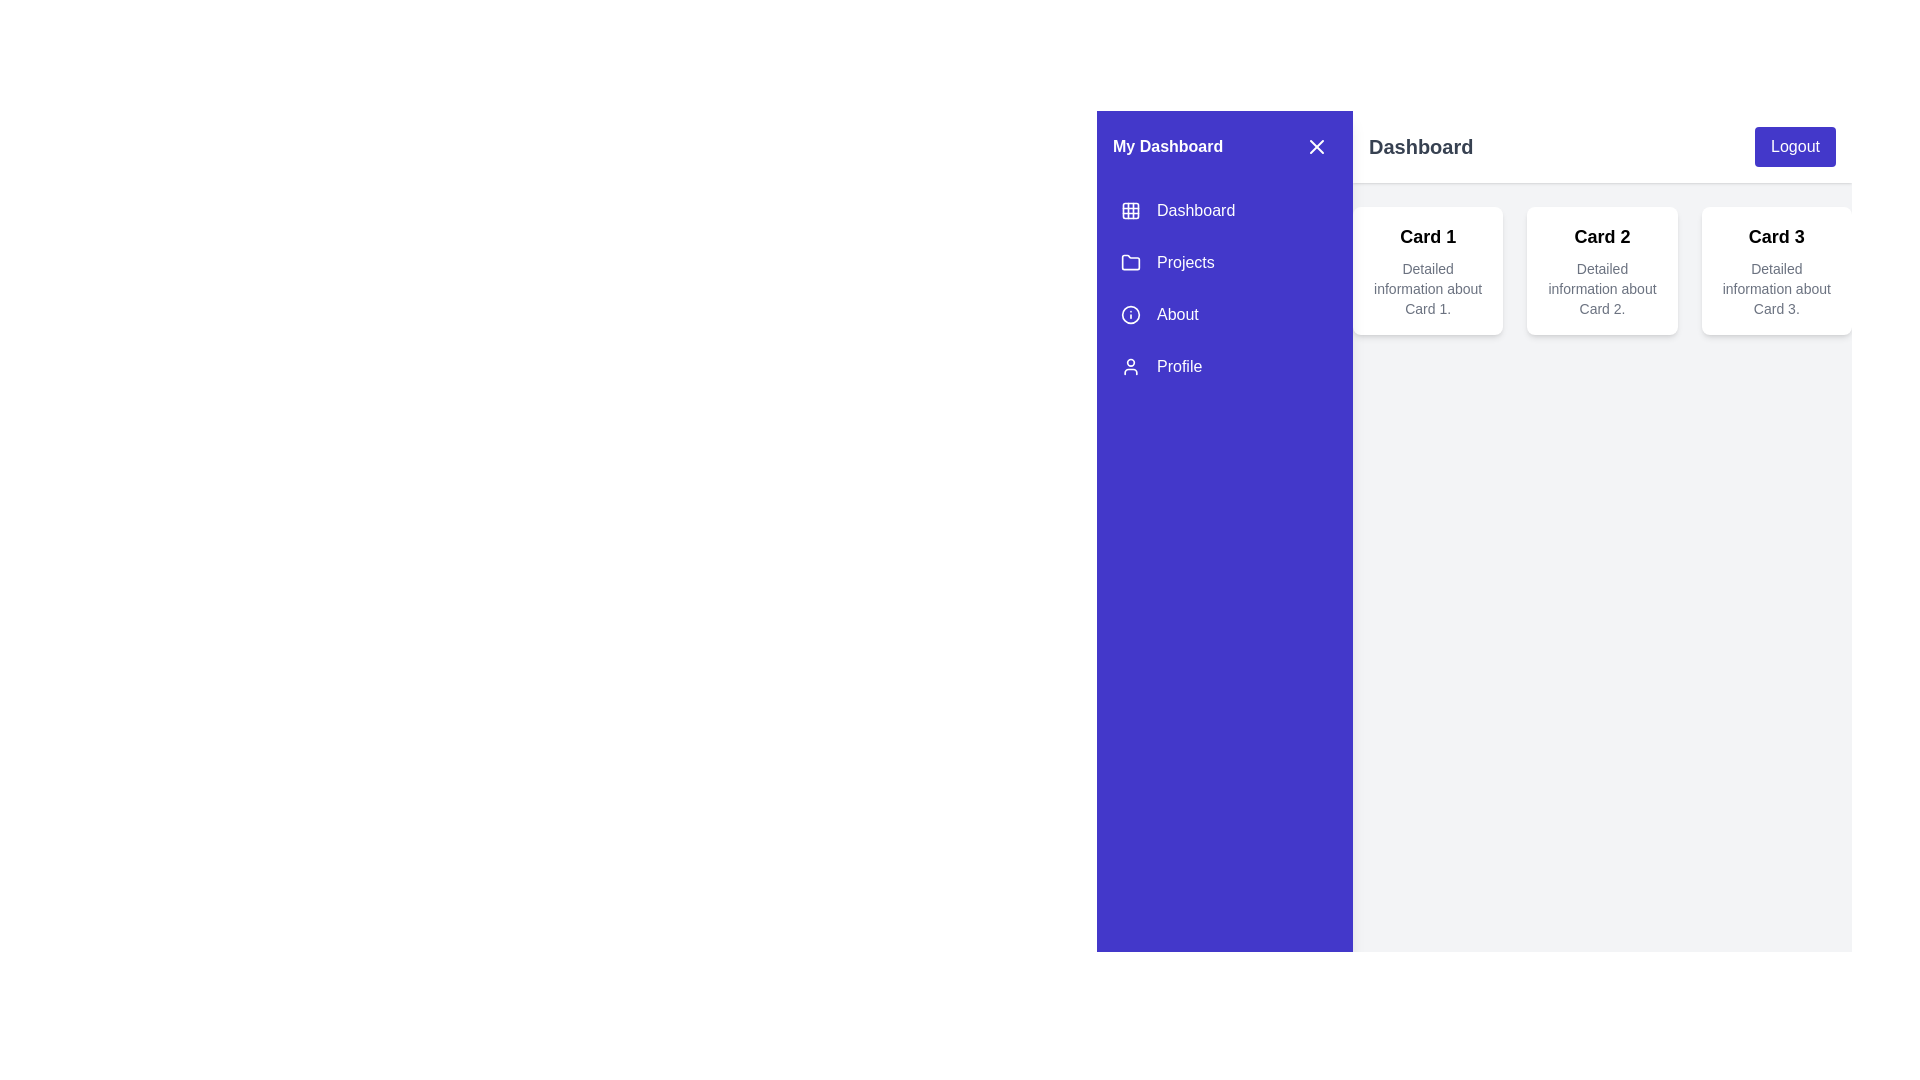  What do you see at coordinates (1131, 261) in the screenshot?
I see `the 'Projects' icon in the left-side navigation panel by moving the cursor to its center point` at bounding box center [1131, 261].